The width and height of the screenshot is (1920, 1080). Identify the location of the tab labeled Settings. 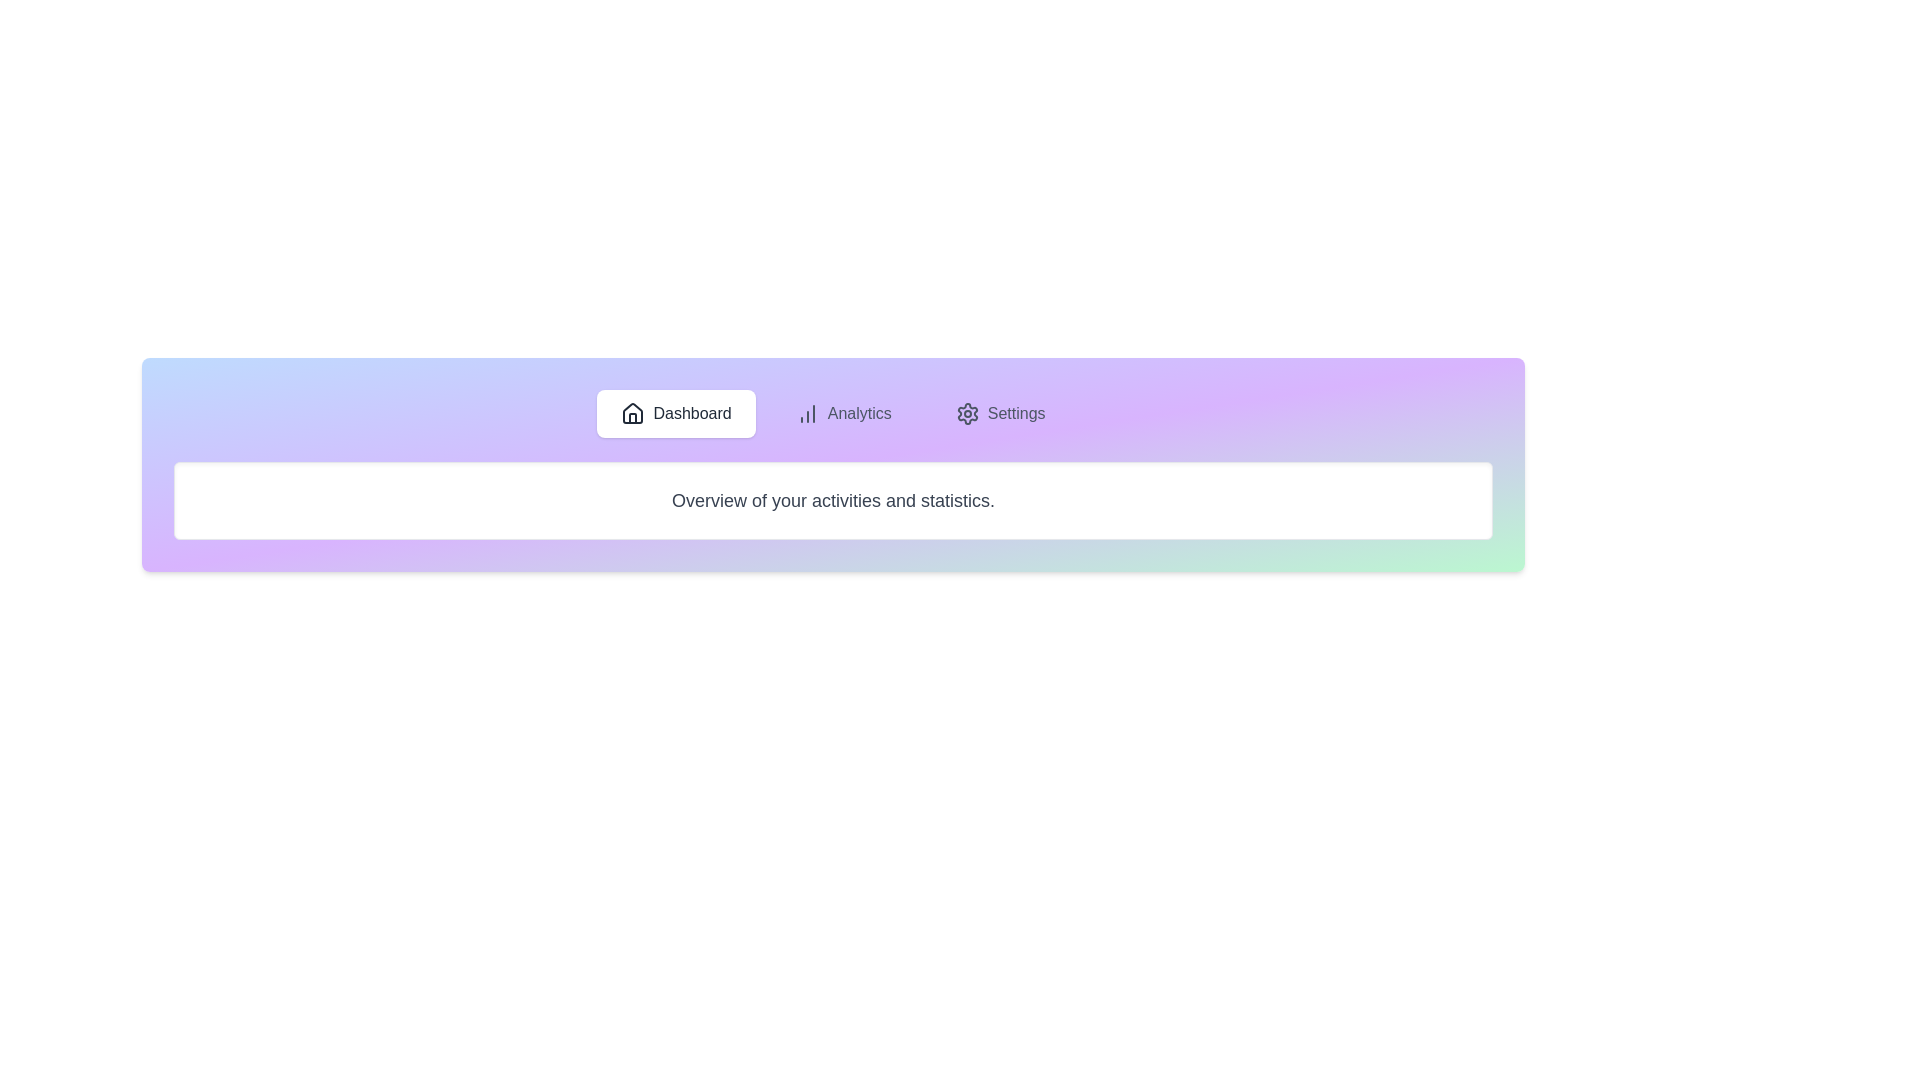
(1000, 412).